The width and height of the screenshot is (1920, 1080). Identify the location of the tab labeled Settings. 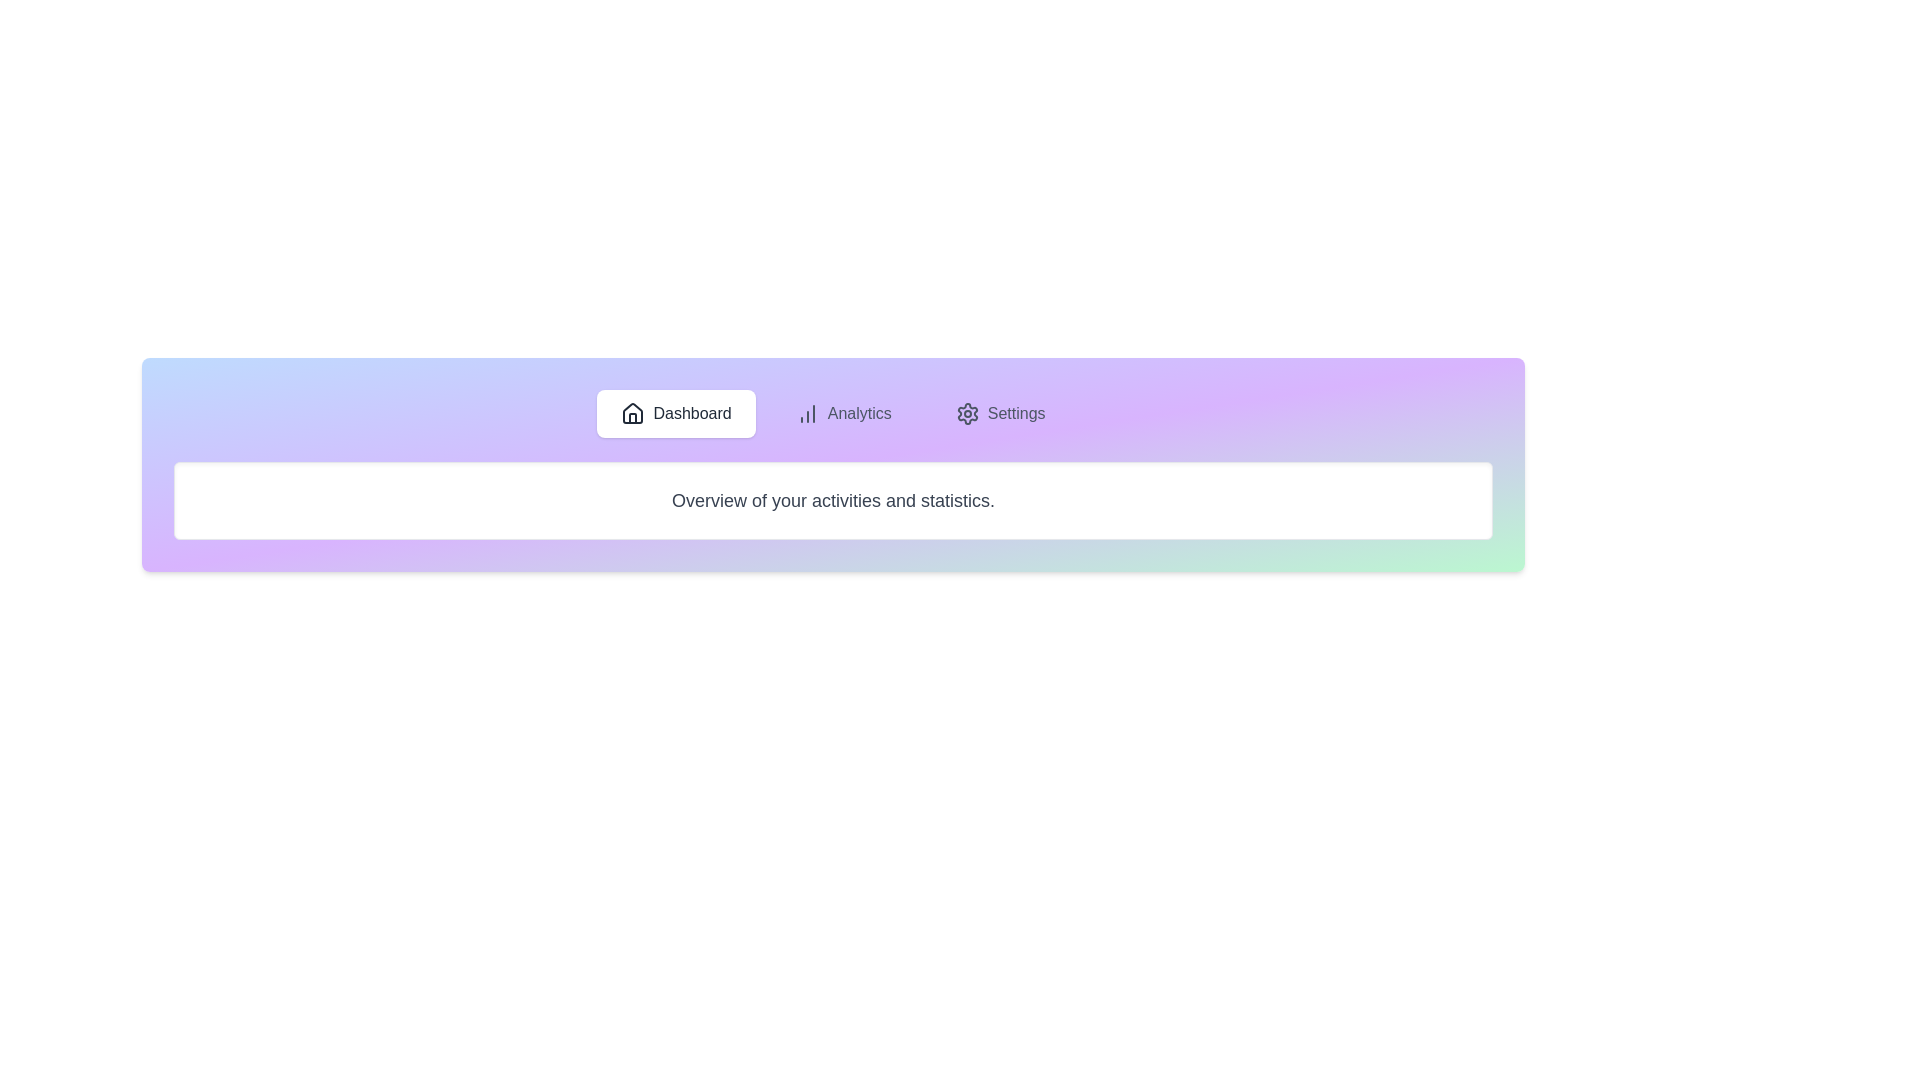
(1000, 412).